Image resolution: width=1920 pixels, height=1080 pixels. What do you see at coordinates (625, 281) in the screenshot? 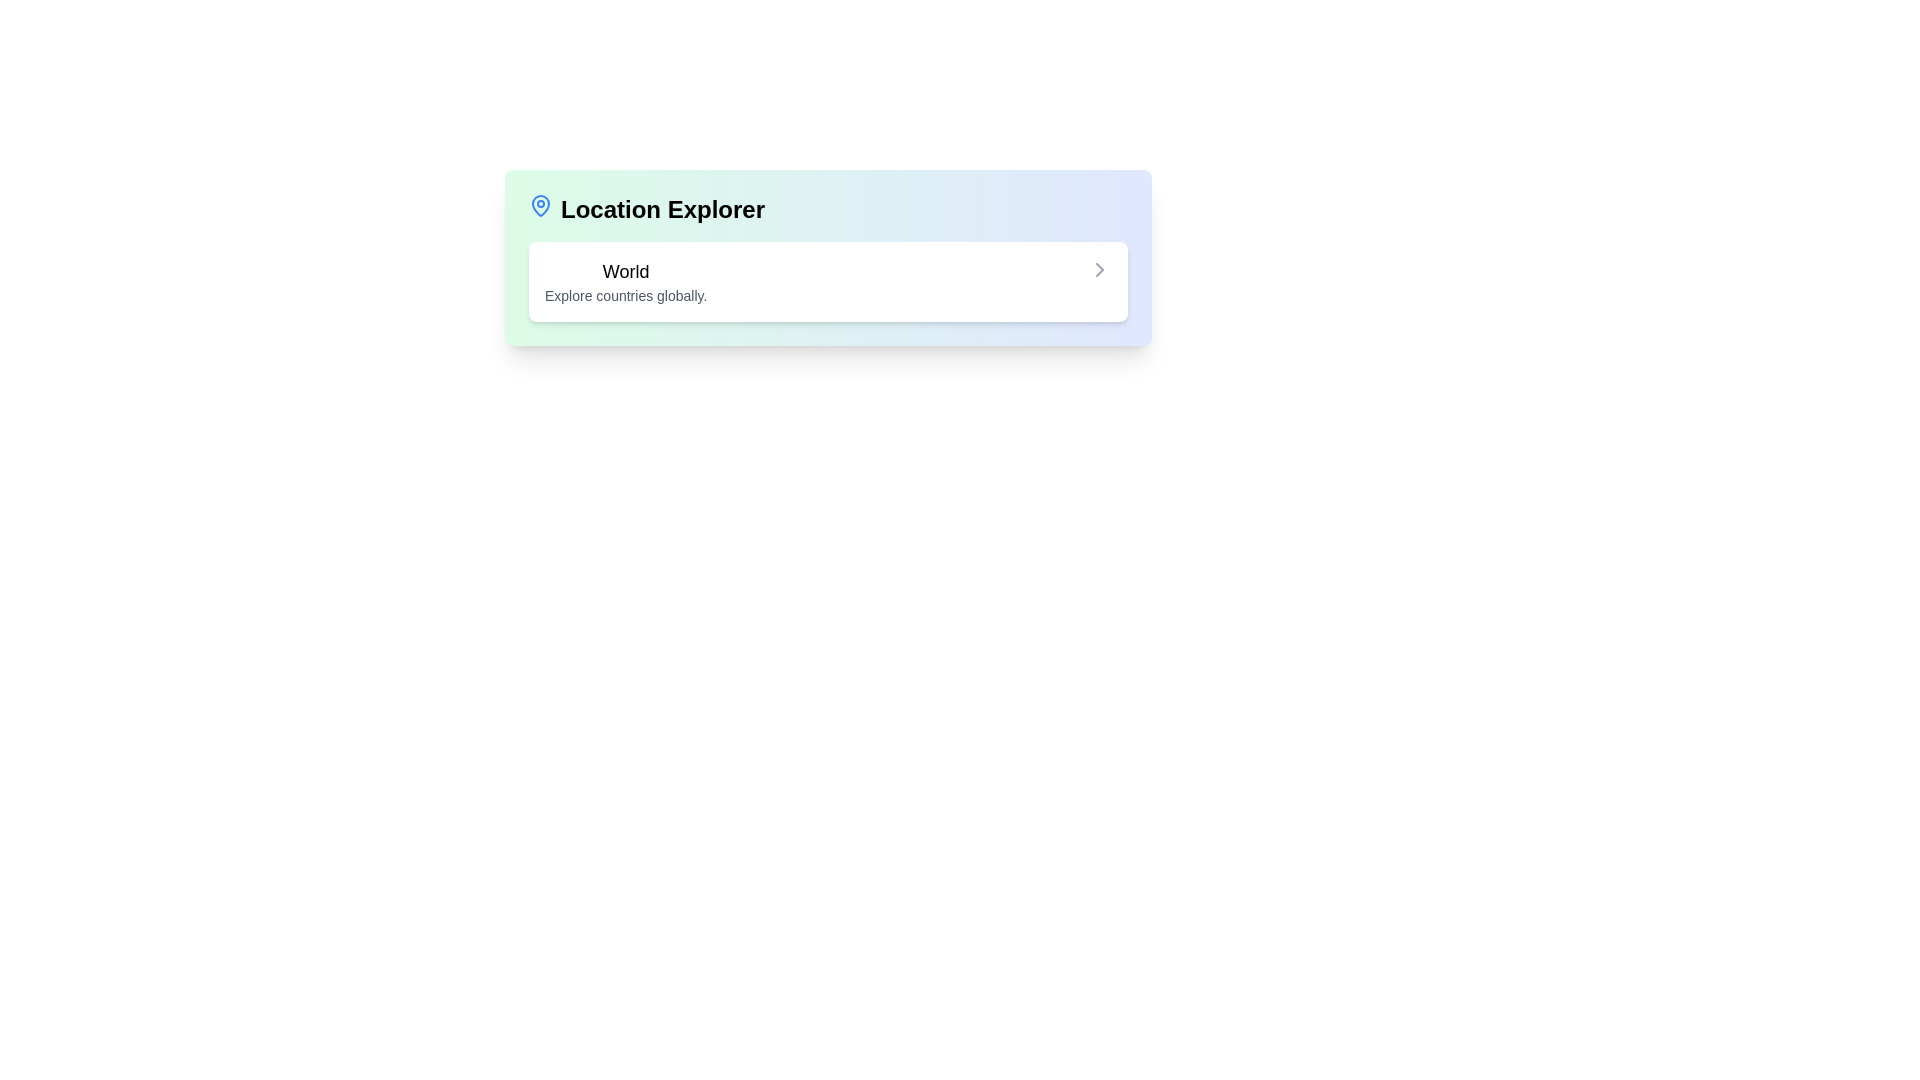
I see `the text-based element with the heading 'World' and subheading 'Explore countries globally.'` at bounding box center [625, 281].